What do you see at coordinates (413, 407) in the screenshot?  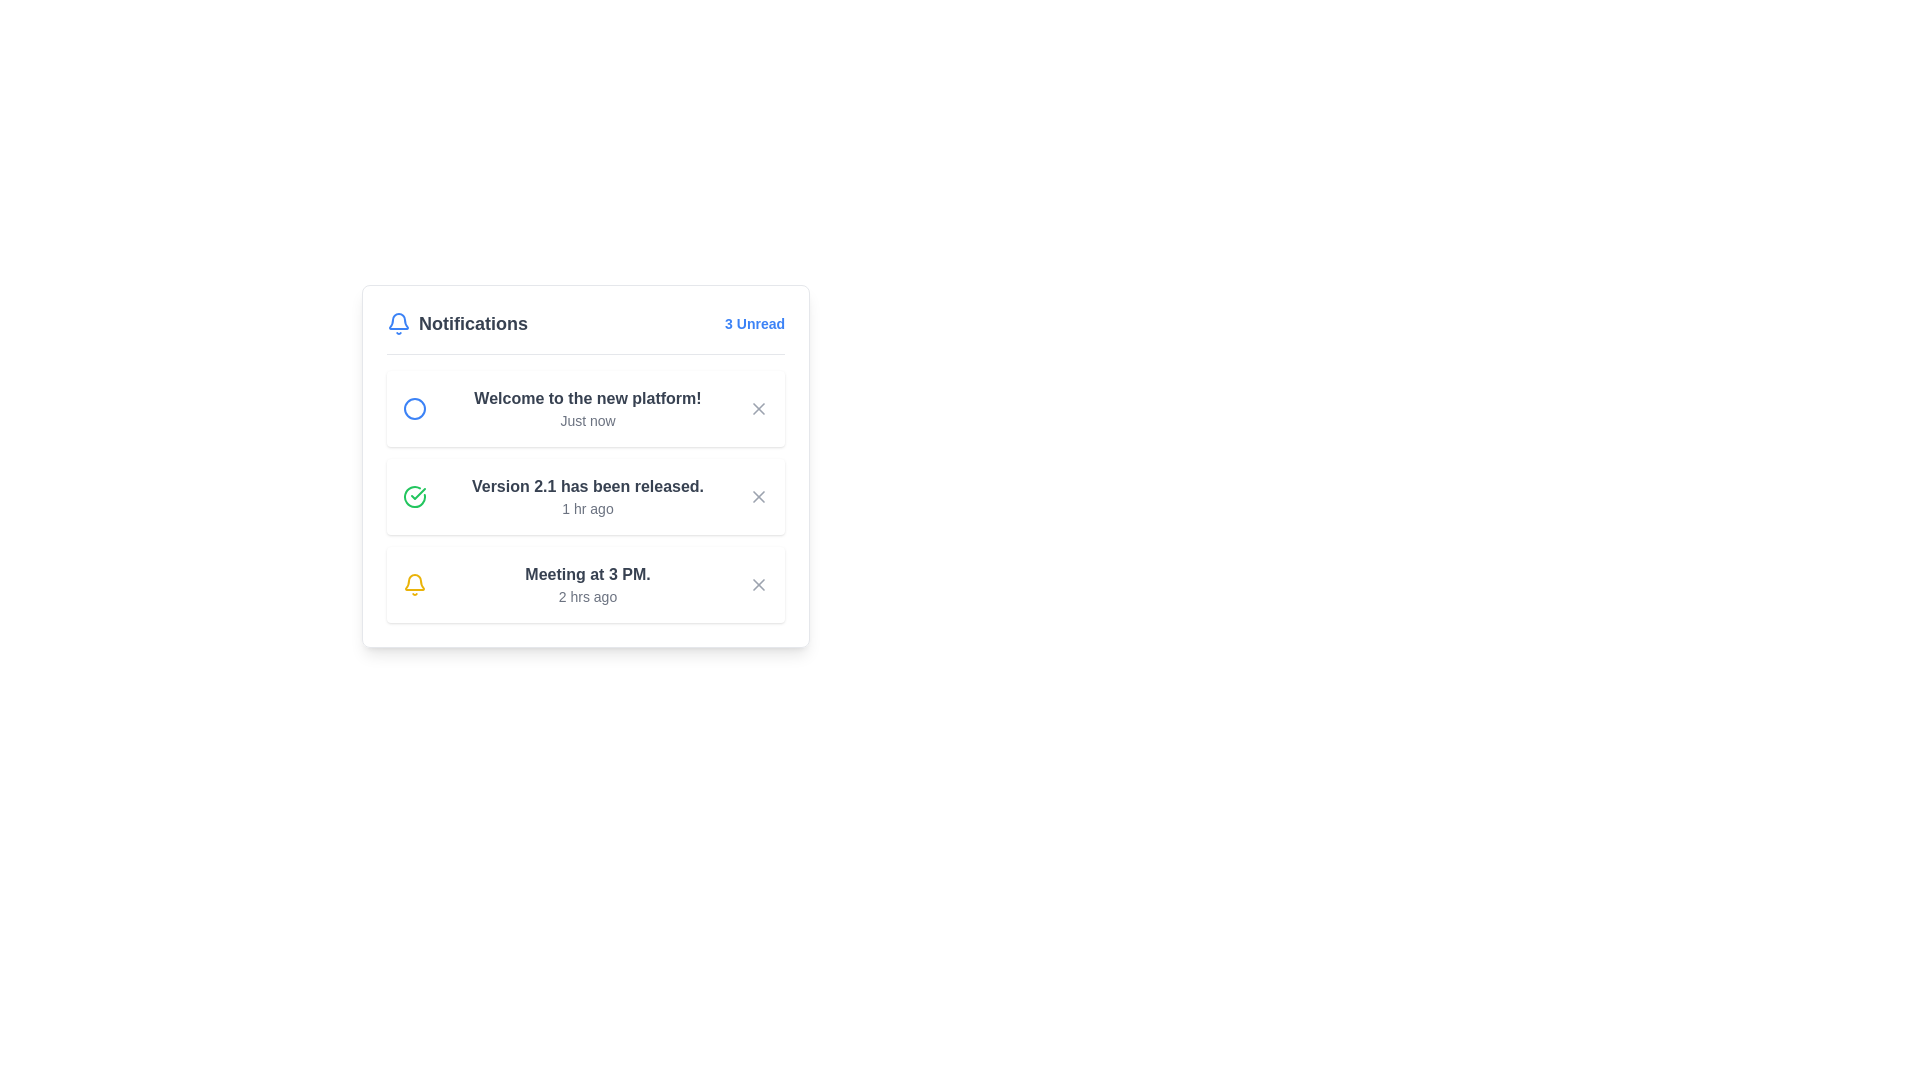 I see `the circular icon that serves as a visual indicator for the notification message 'Welcome to the new platform!' positioned on the left side of the notification box` at bounding box center [413, 407].